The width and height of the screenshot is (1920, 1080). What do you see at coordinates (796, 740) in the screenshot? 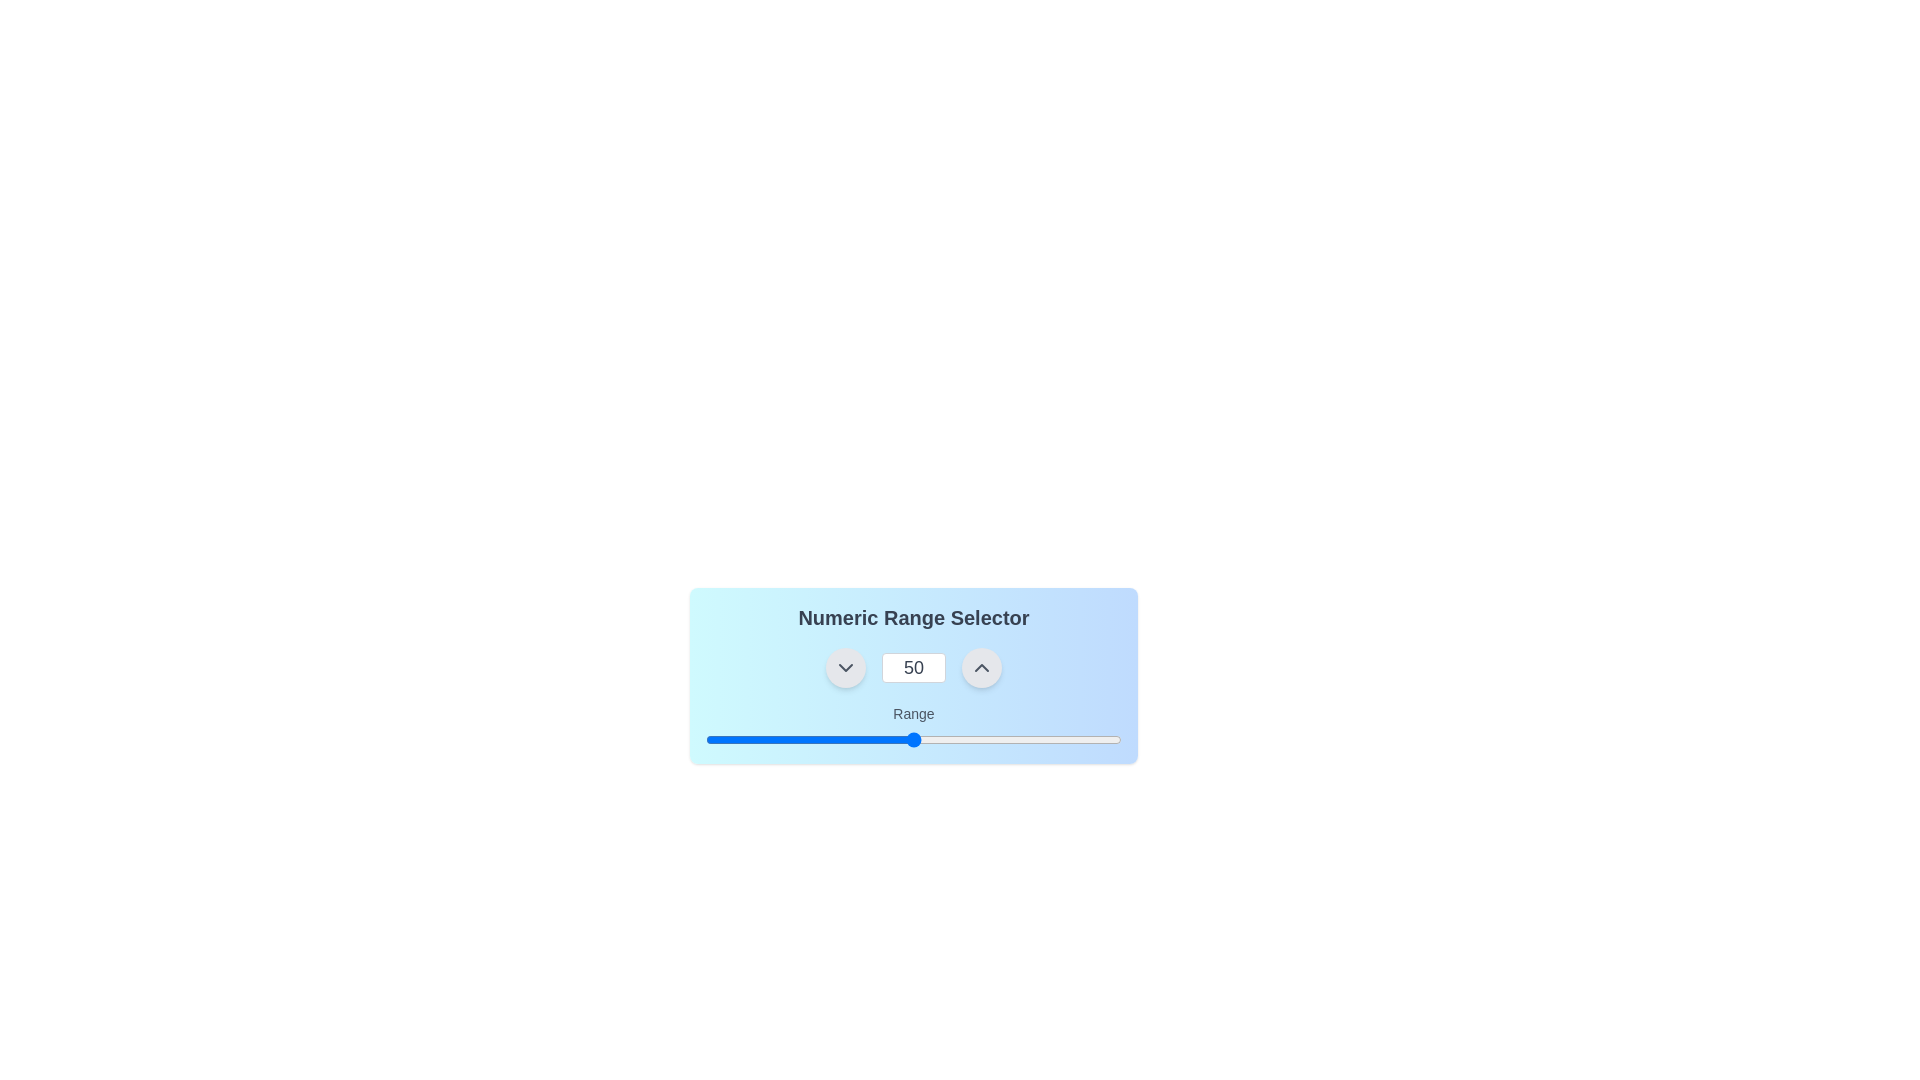
I see `range` at bounding box center [796, 740].